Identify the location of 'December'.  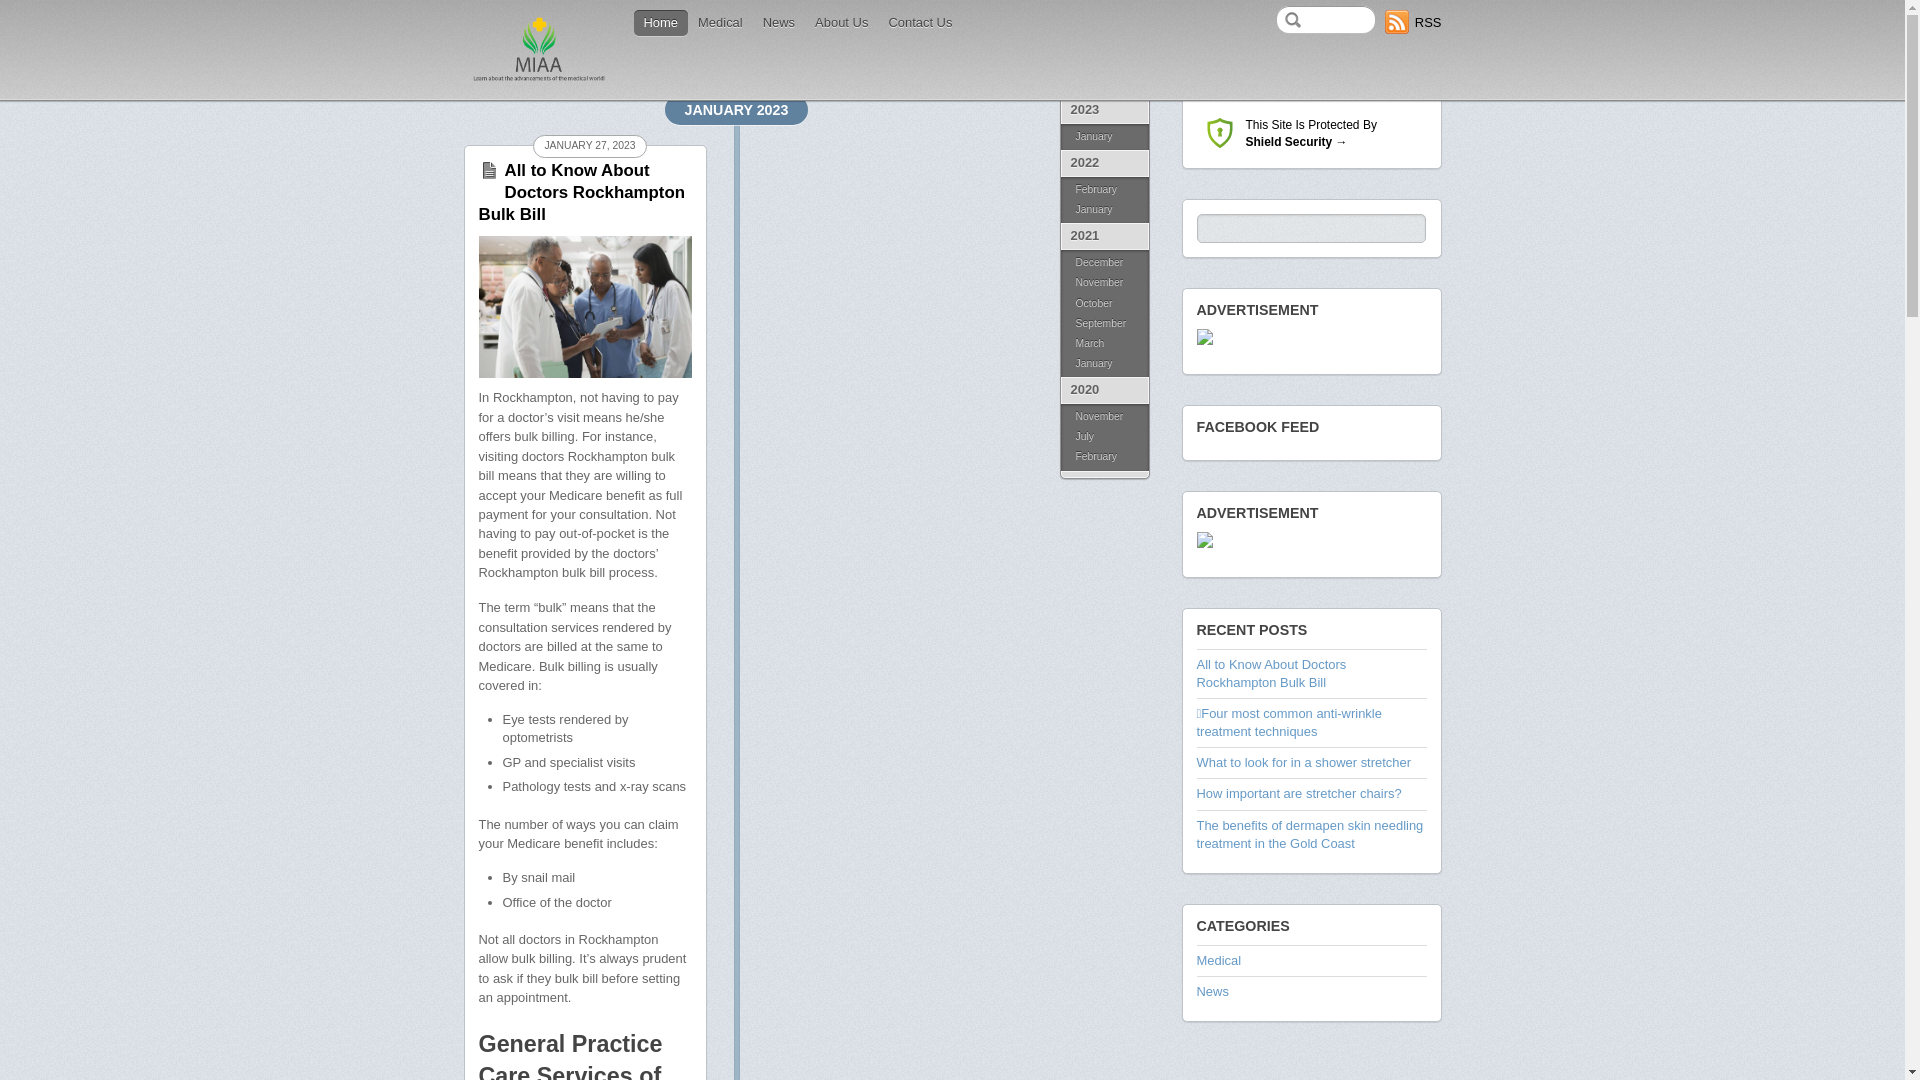
(1103, 260).